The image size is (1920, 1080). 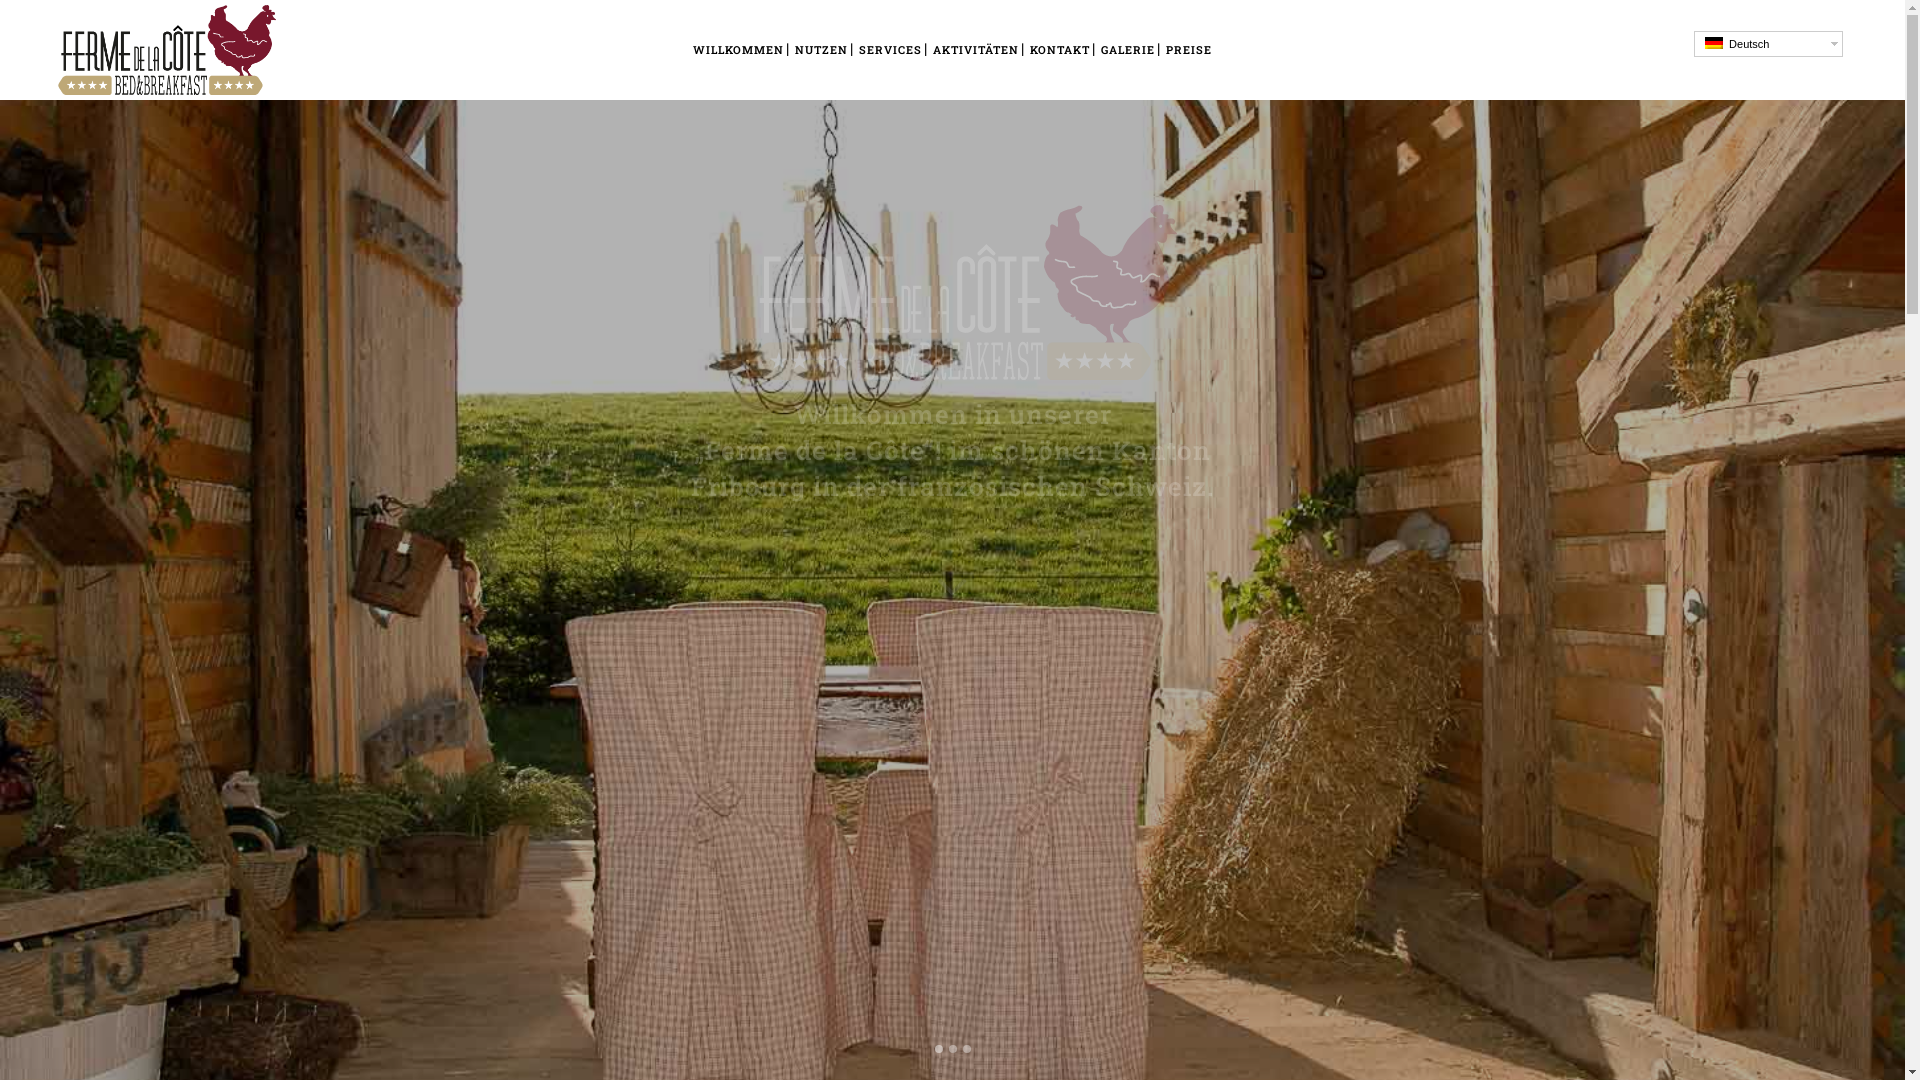 I want to click on ' Deutsch', so click(x=1768, y=42).